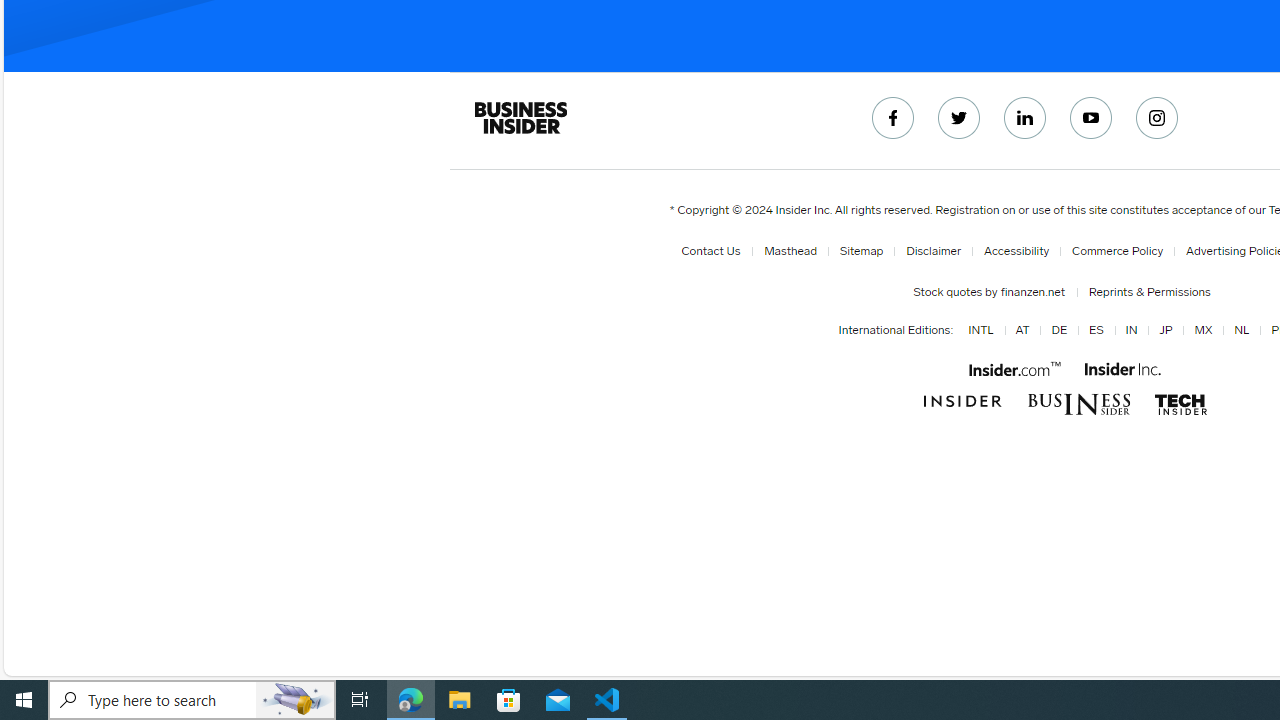  What do you see at coordinates (963, 402) in the screenshot?
I see `'Insider'` at bounding box center [963, 402].